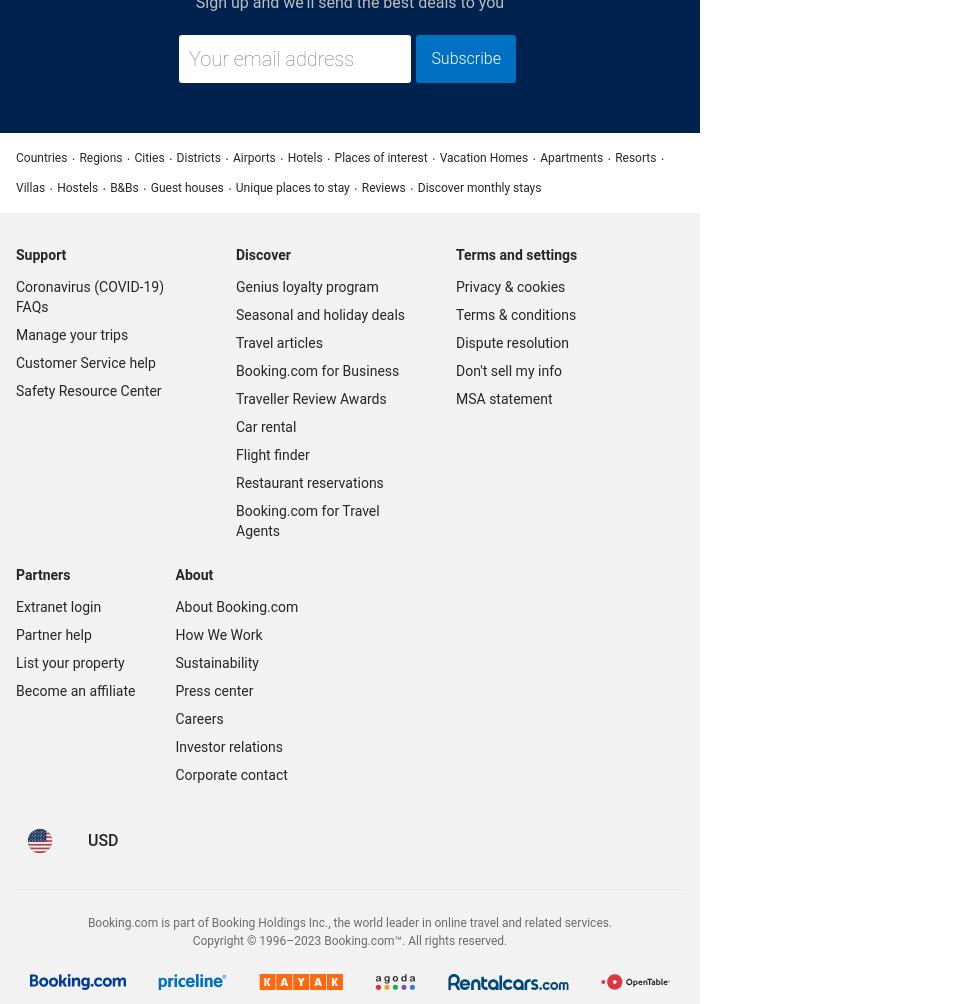 This screenshot has width=969, height=1004. Describe the element at coordinates (571, 156) in the screenshot. I see `'Apartments'` at that location.